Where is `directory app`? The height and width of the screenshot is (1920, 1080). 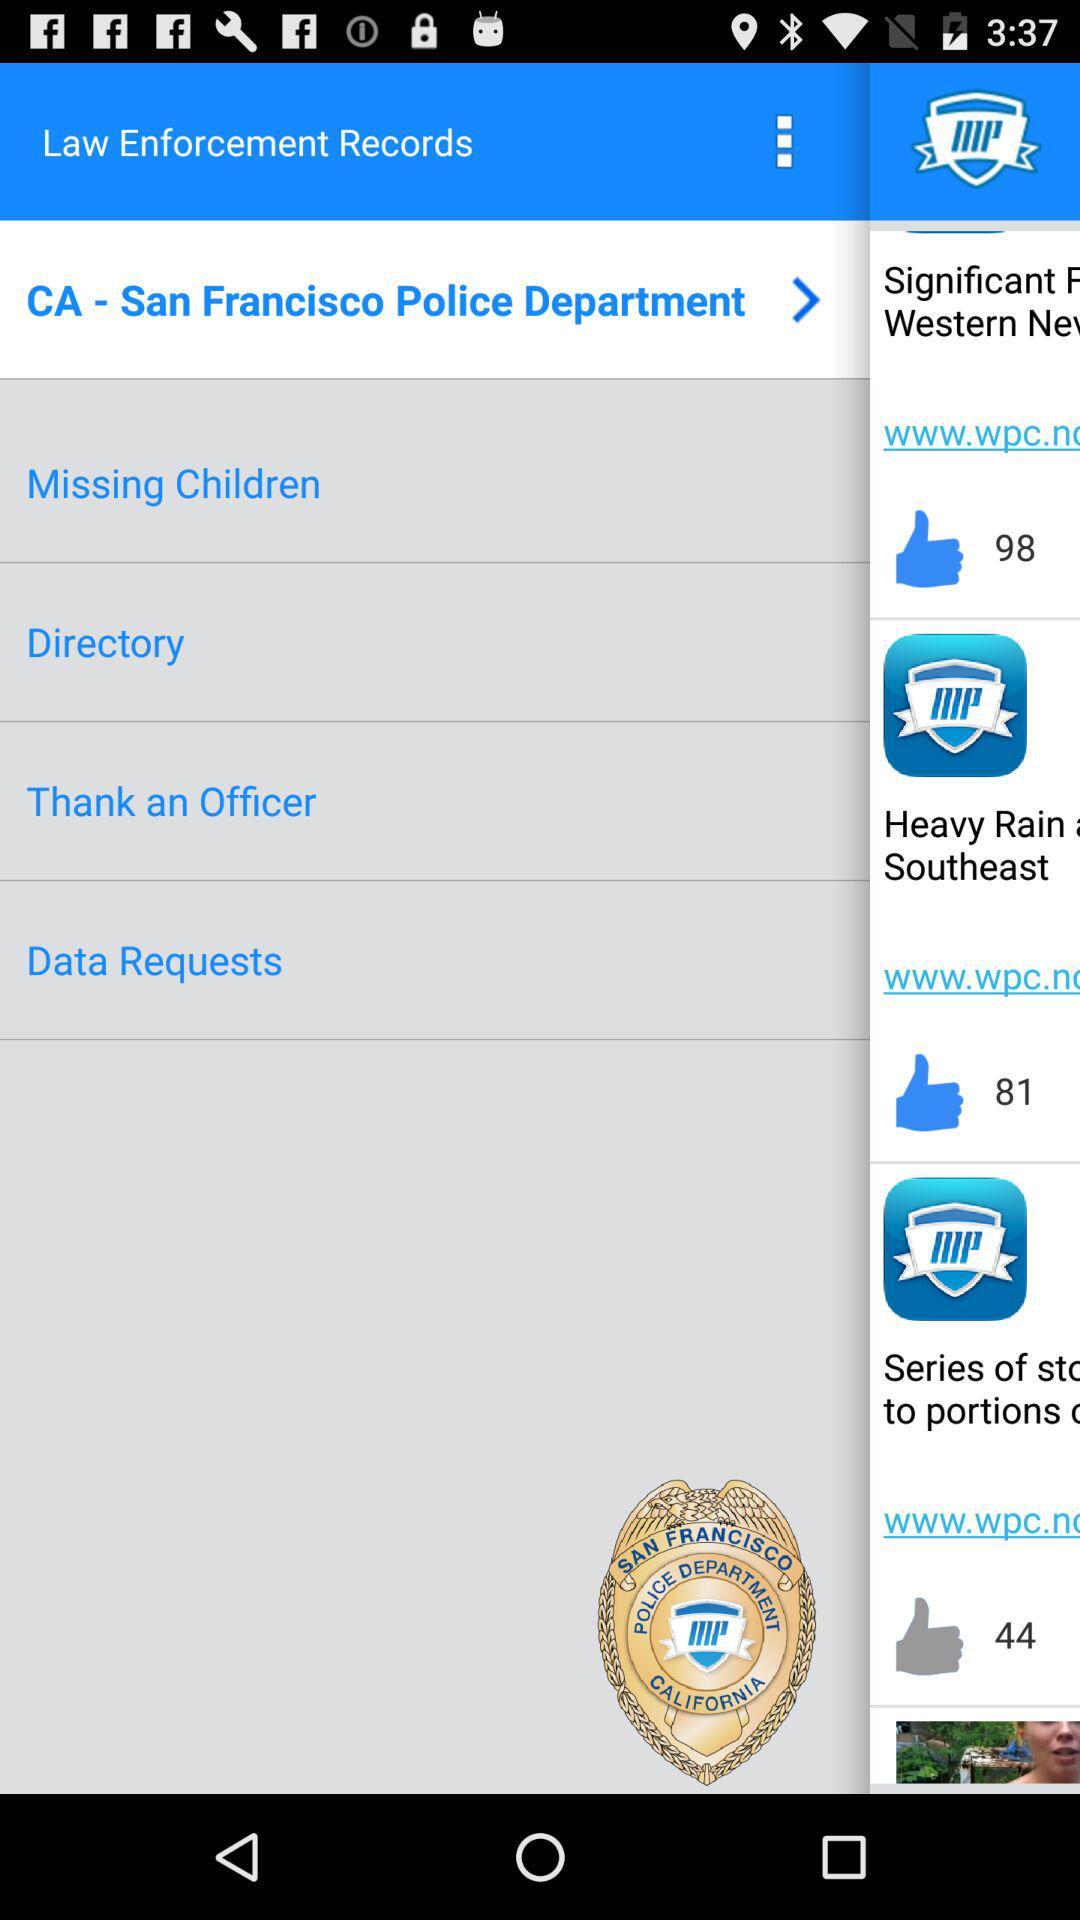 directory app is located at coordinates (105, 641).